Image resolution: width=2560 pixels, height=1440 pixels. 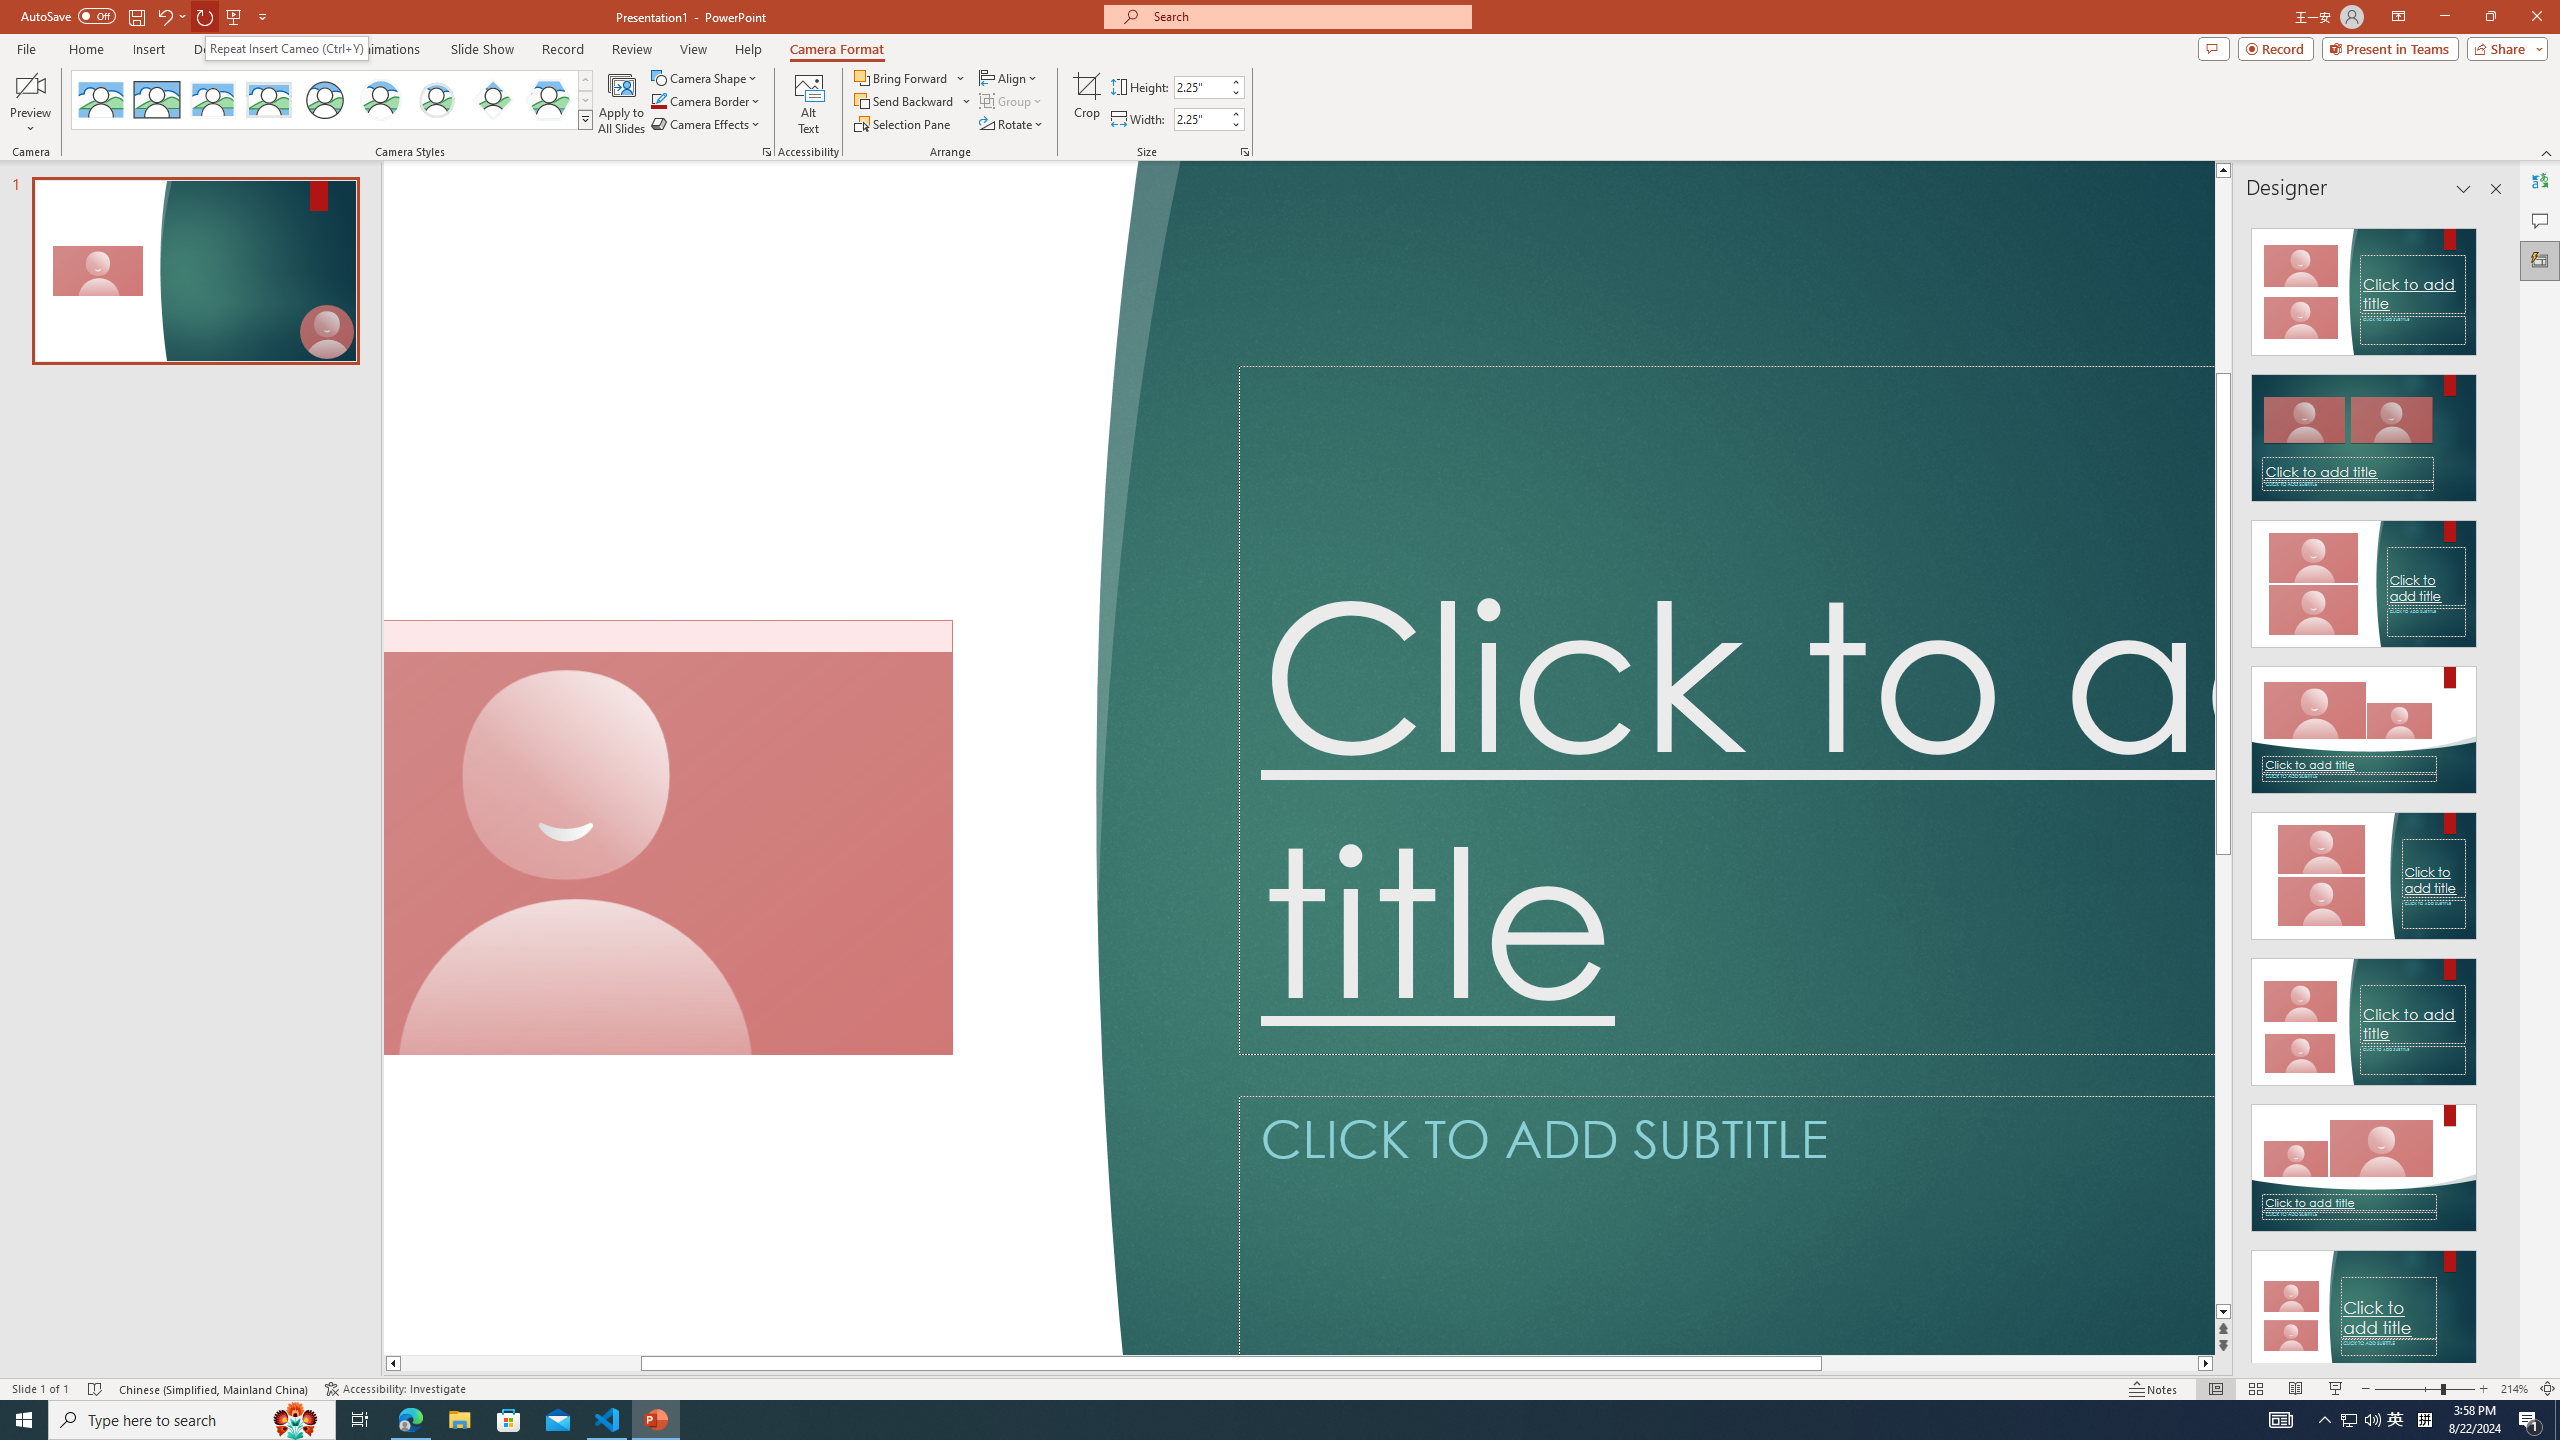 What do you see at coordinates (69, 15) in the screenshot?
I see `'AutoSave'` at bounding box center [69, 15].